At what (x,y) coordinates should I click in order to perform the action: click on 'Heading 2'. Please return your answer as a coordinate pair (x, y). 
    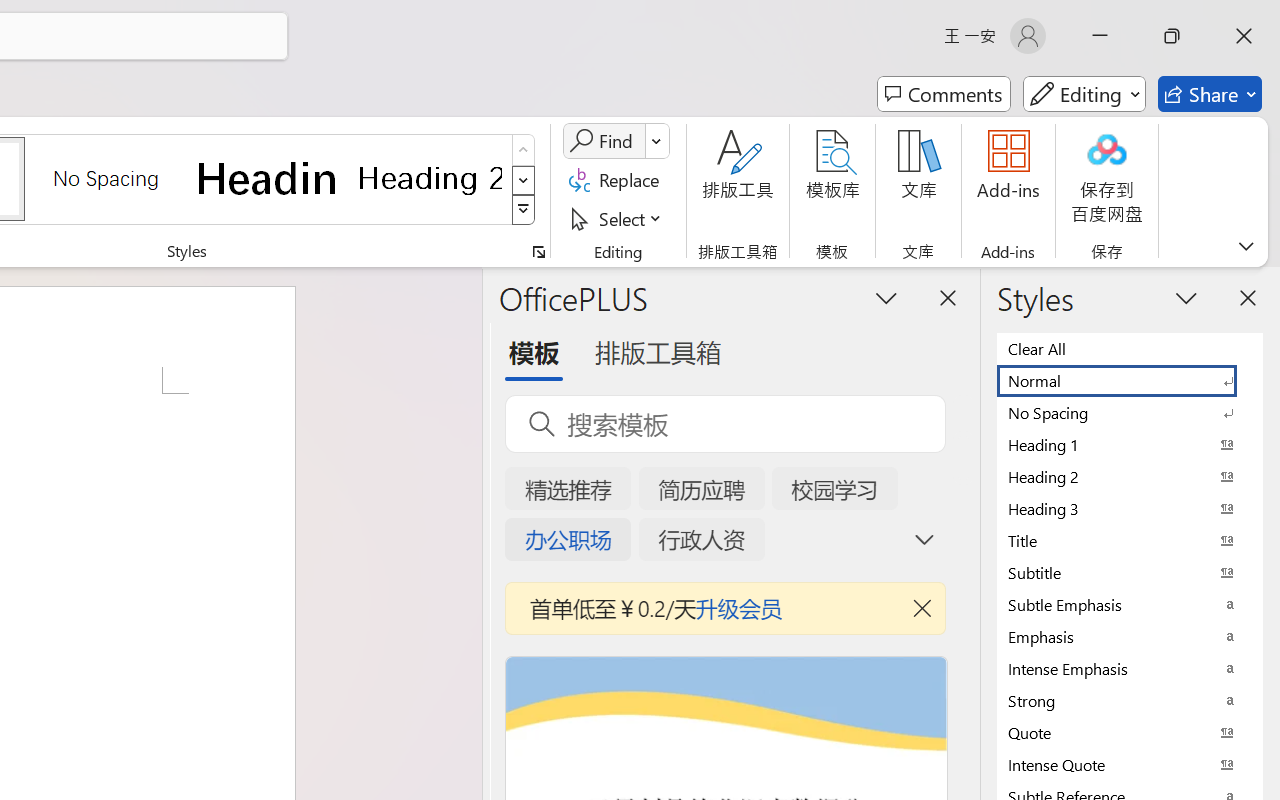
    Looking at the image, I should click on (429, 177).